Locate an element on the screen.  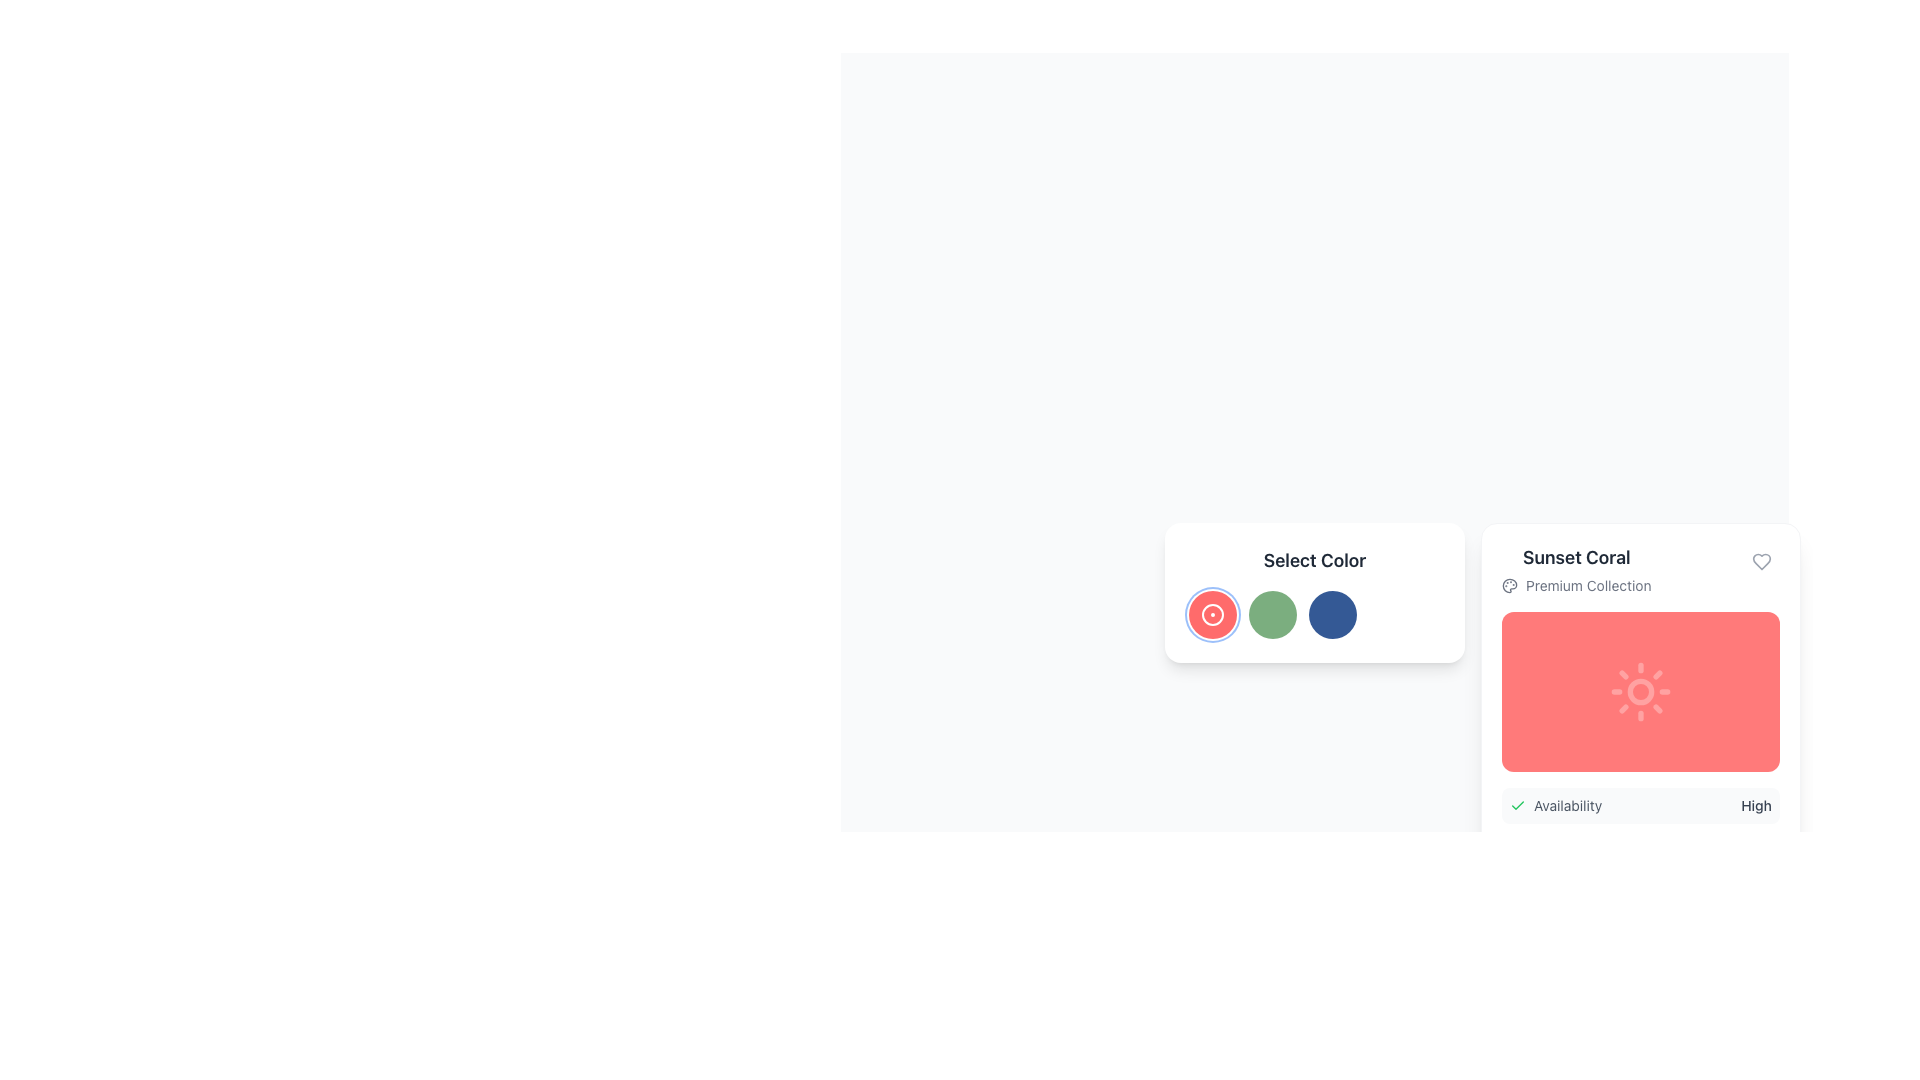
the visual representation of the circular red icon centered within the sunburst icon on the 'Sunset Coral' card, located to the right of the 'Select Color' panel is located at coordinates (1641, 690).